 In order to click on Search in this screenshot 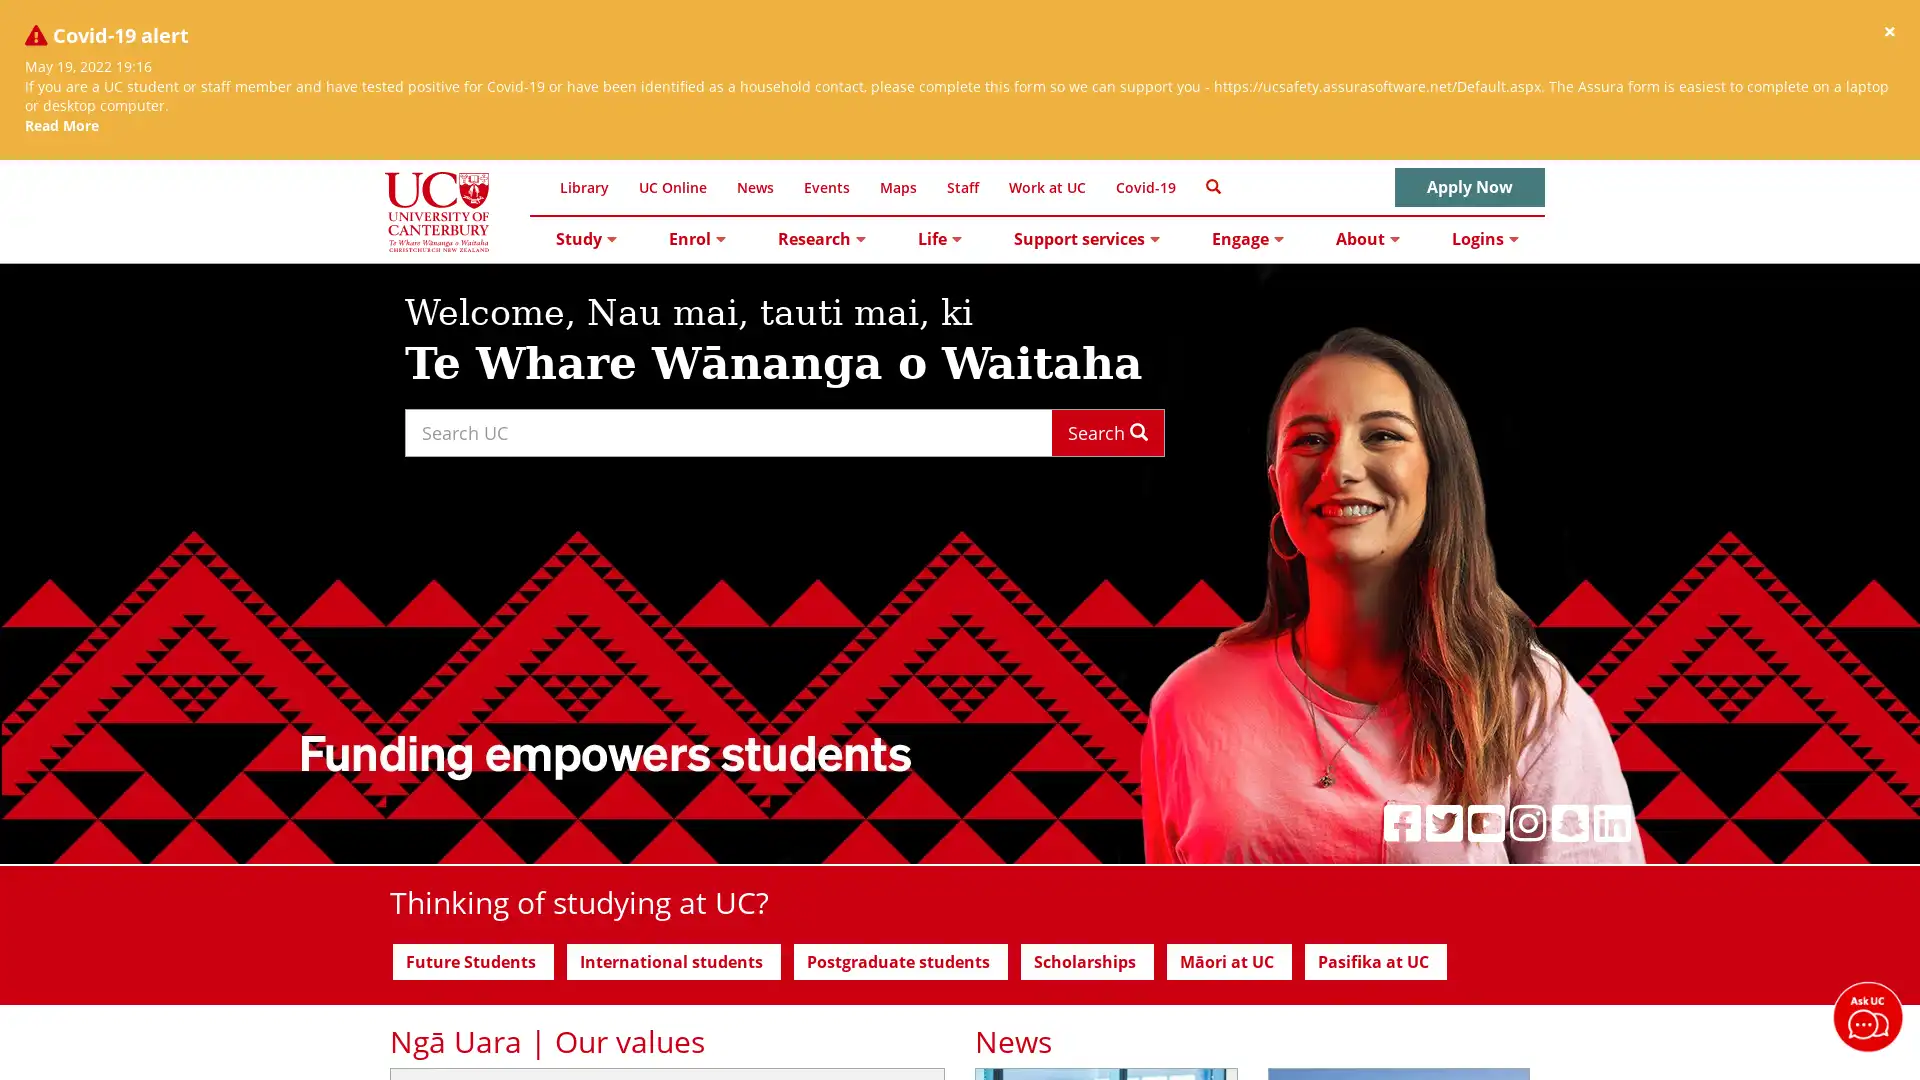, I will do `click(1107, 431)`.